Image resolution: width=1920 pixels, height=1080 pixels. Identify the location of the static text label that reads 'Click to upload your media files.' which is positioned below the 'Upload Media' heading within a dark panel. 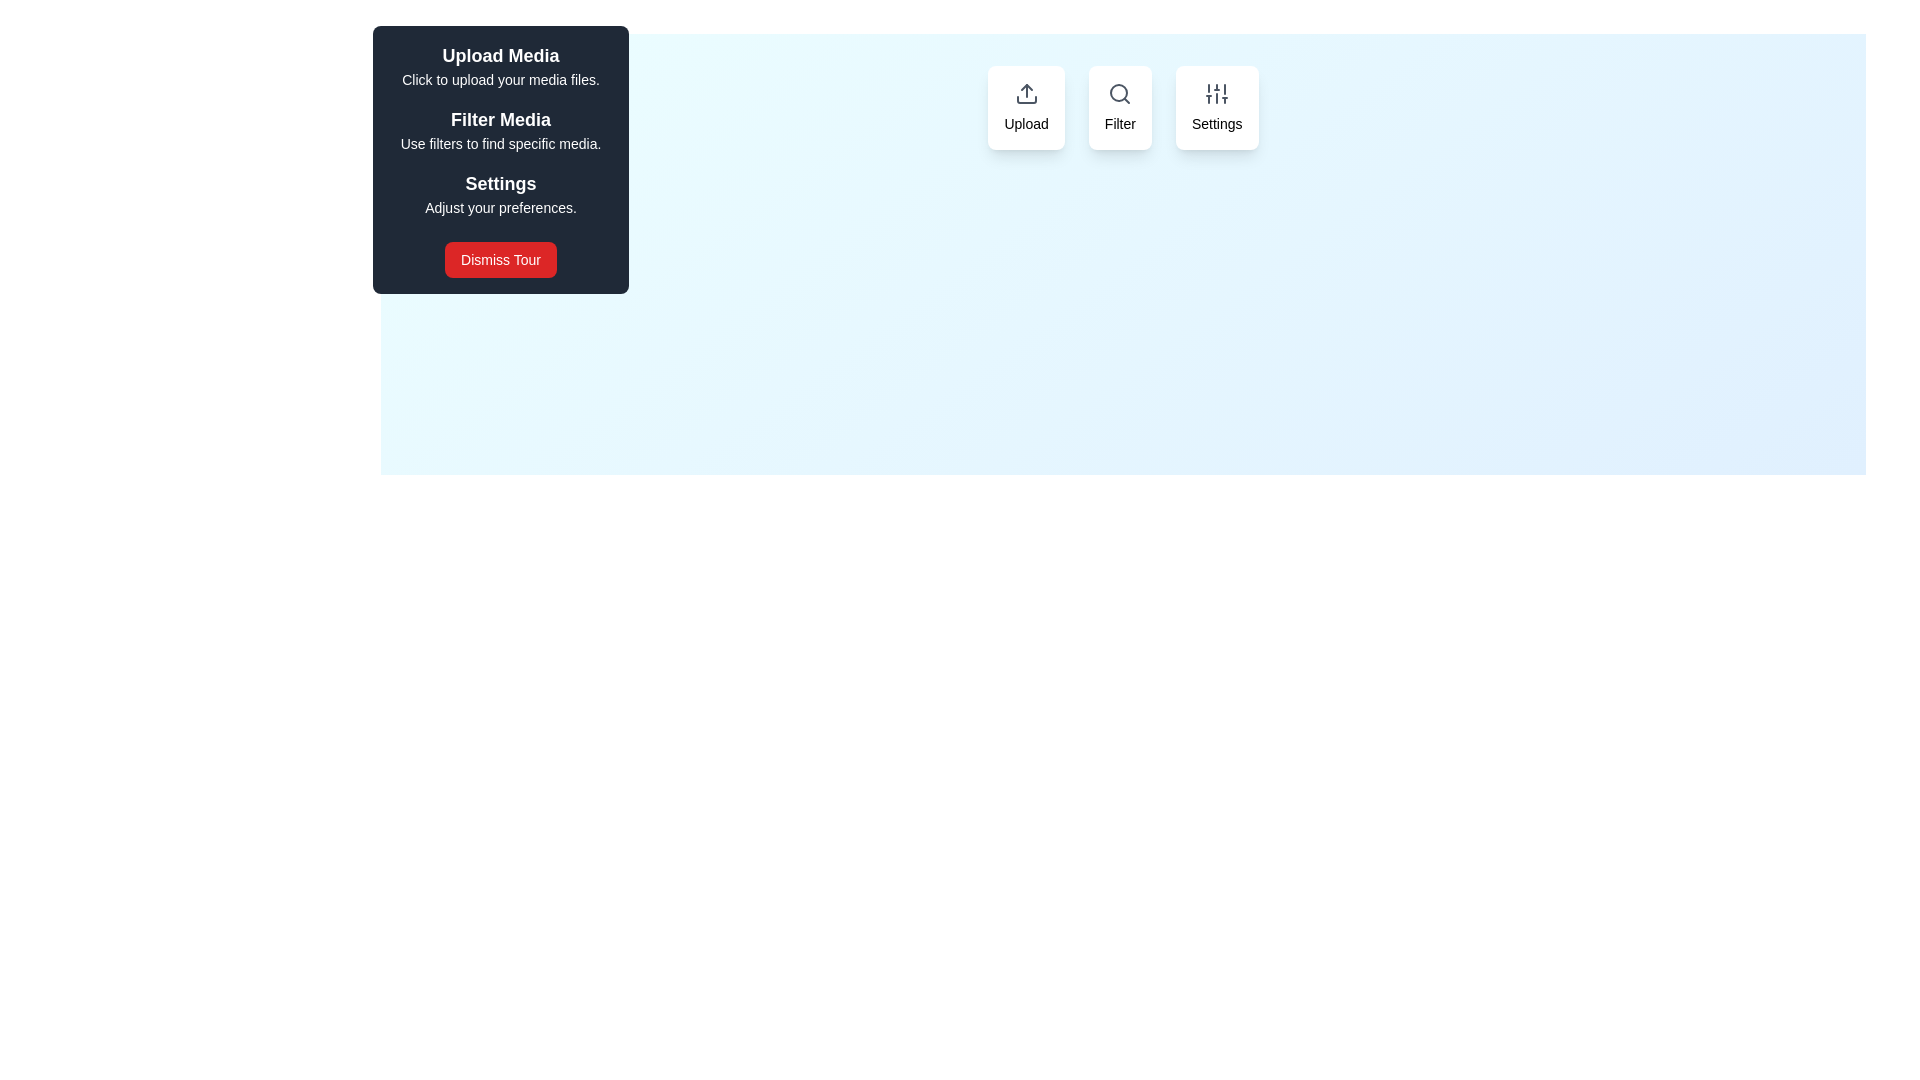
(500, 79).